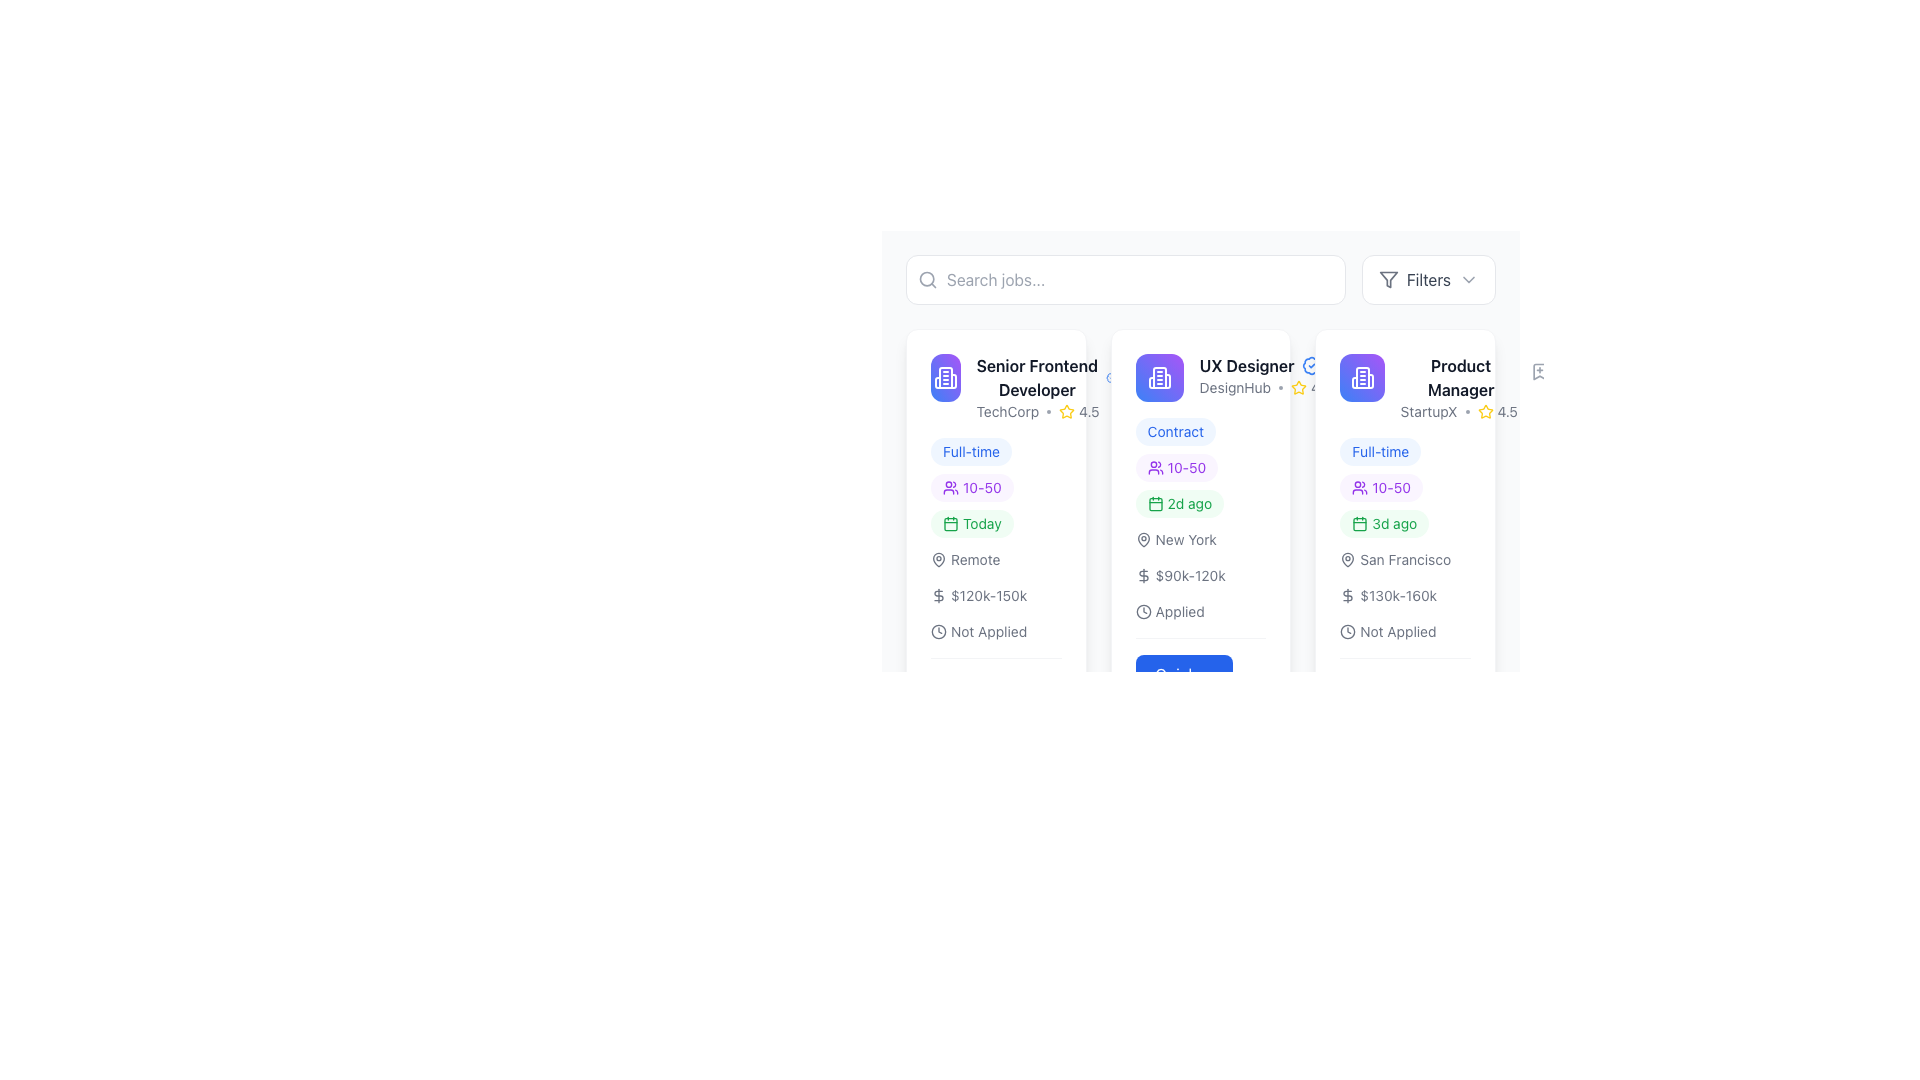  I want to click on the visual style of the outermost circular component of the badge icon located in the top-right area of the second job card, so click(1111, 378).